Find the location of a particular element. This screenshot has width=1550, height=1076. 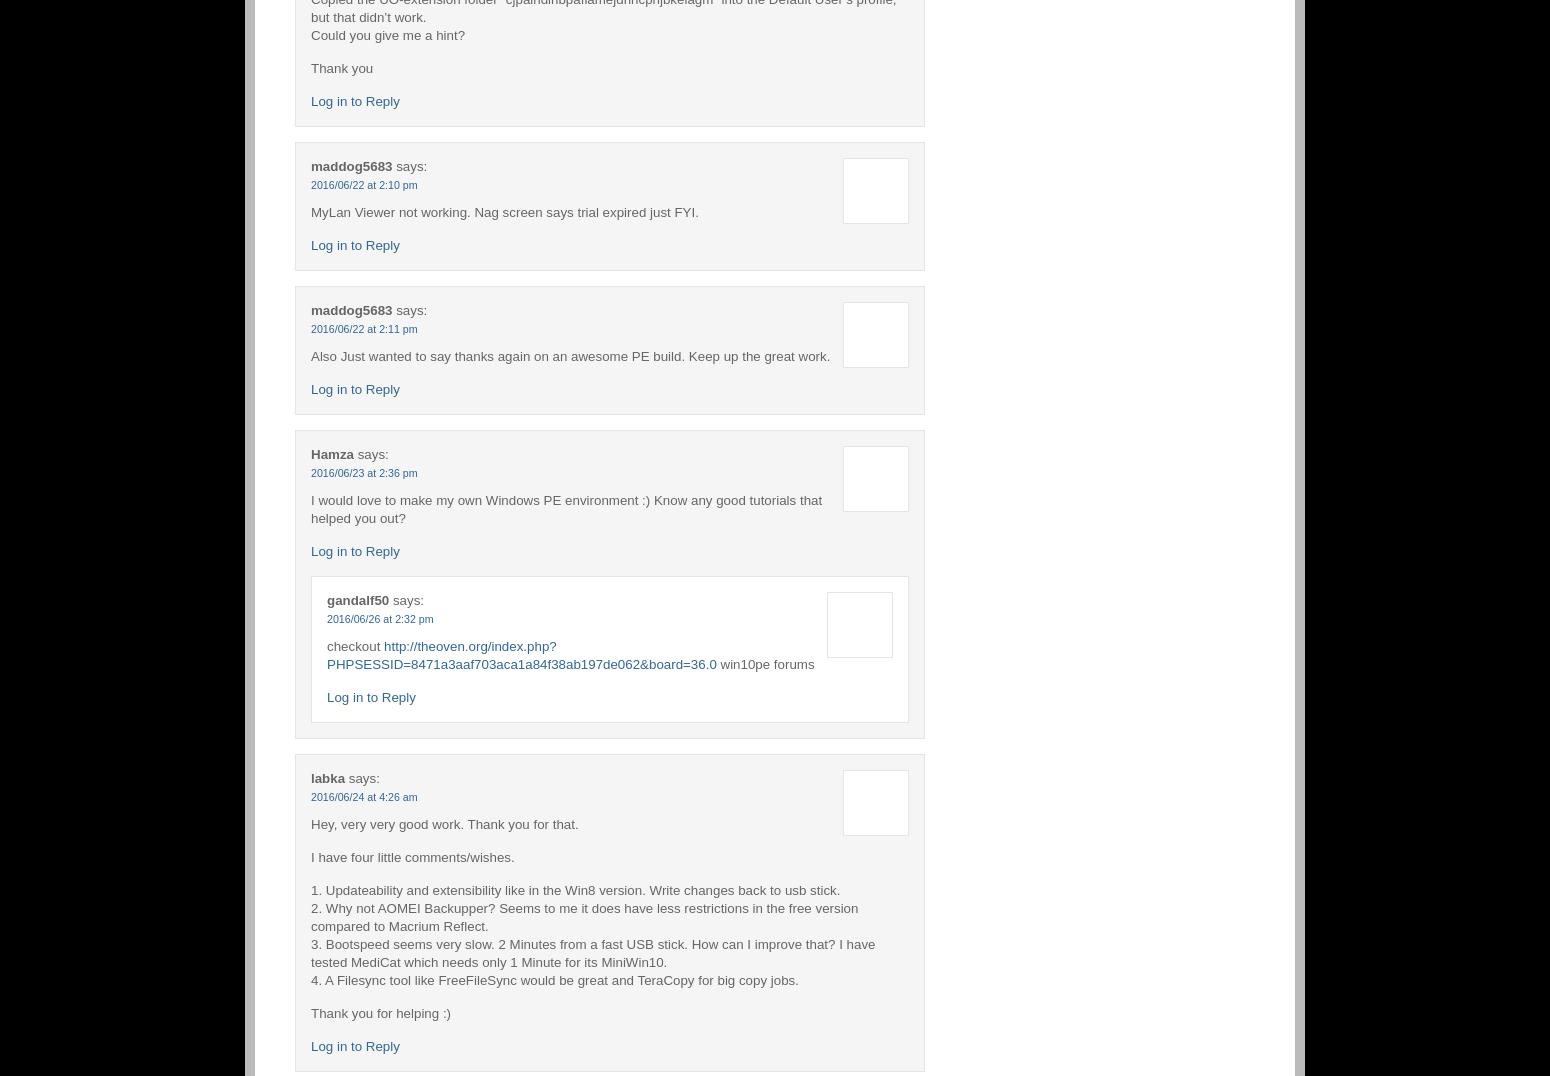

'2016/06/26 at 2:32 pm' is located at coordinates (379, 617).